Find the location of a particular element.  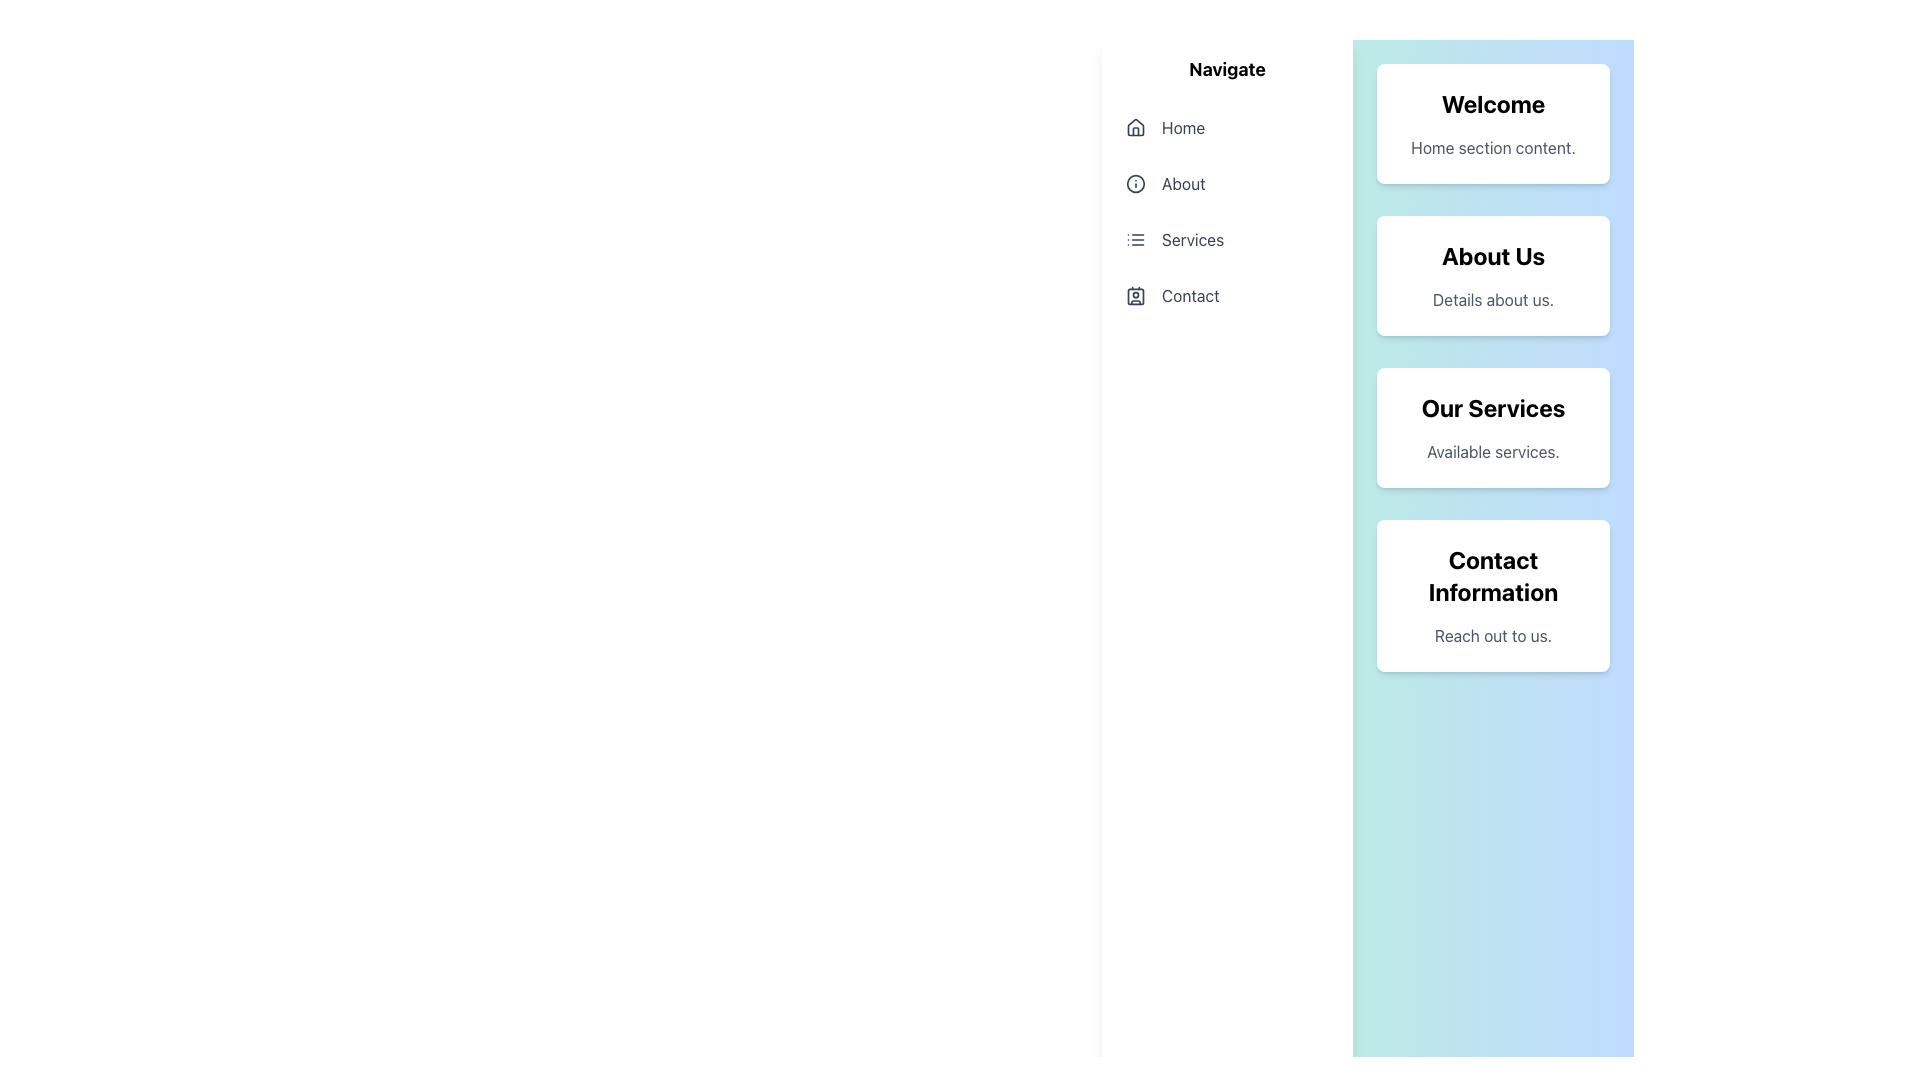

the 'Home' text label in the vertical navigation menu to receive interaction feedback is located at coordinates (1183, 127).